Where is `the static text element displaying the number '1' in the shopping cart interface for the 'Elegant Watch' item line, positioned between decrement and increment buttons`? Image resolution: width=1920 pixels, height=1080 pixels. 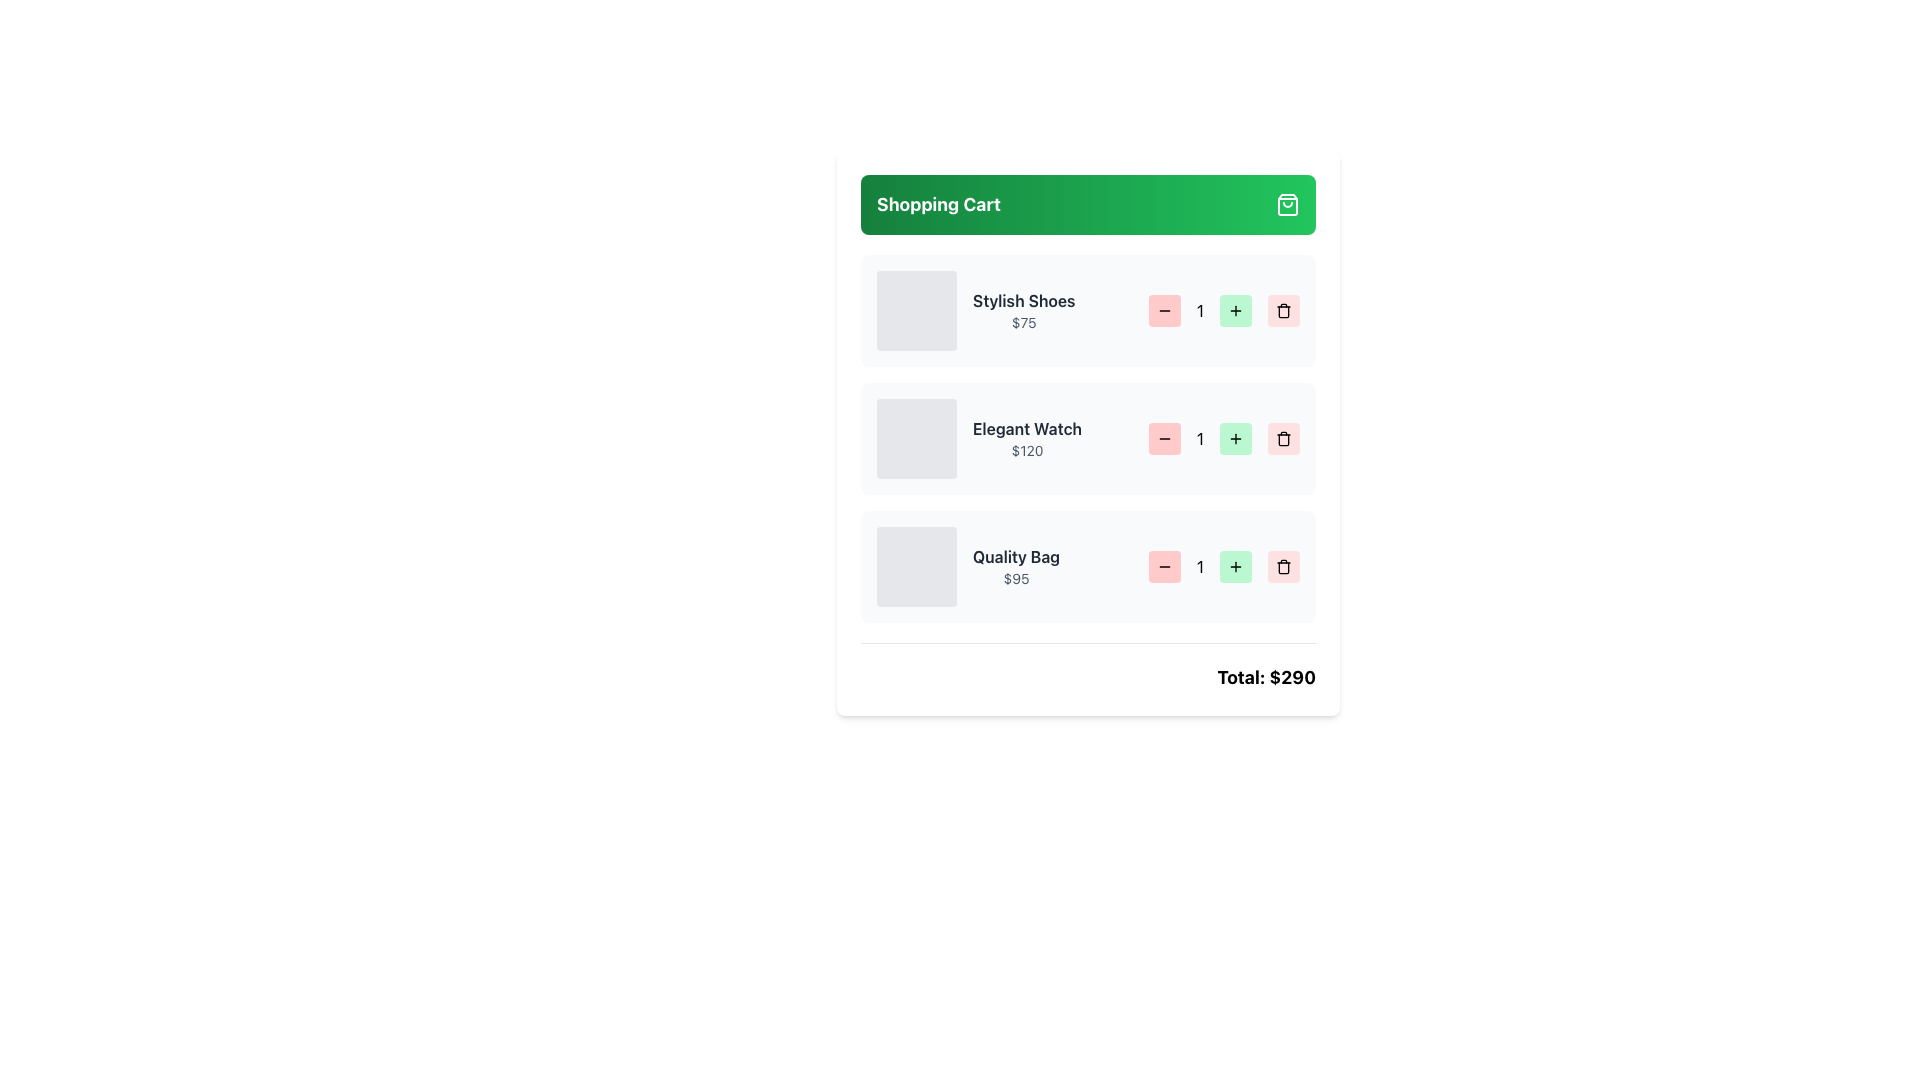
the static text element displaying the number '1' in the shopping cart interface for the 'Elegant Watch' item line, positioned between decrement and increment buttons is located at coordinates (1200, 438).